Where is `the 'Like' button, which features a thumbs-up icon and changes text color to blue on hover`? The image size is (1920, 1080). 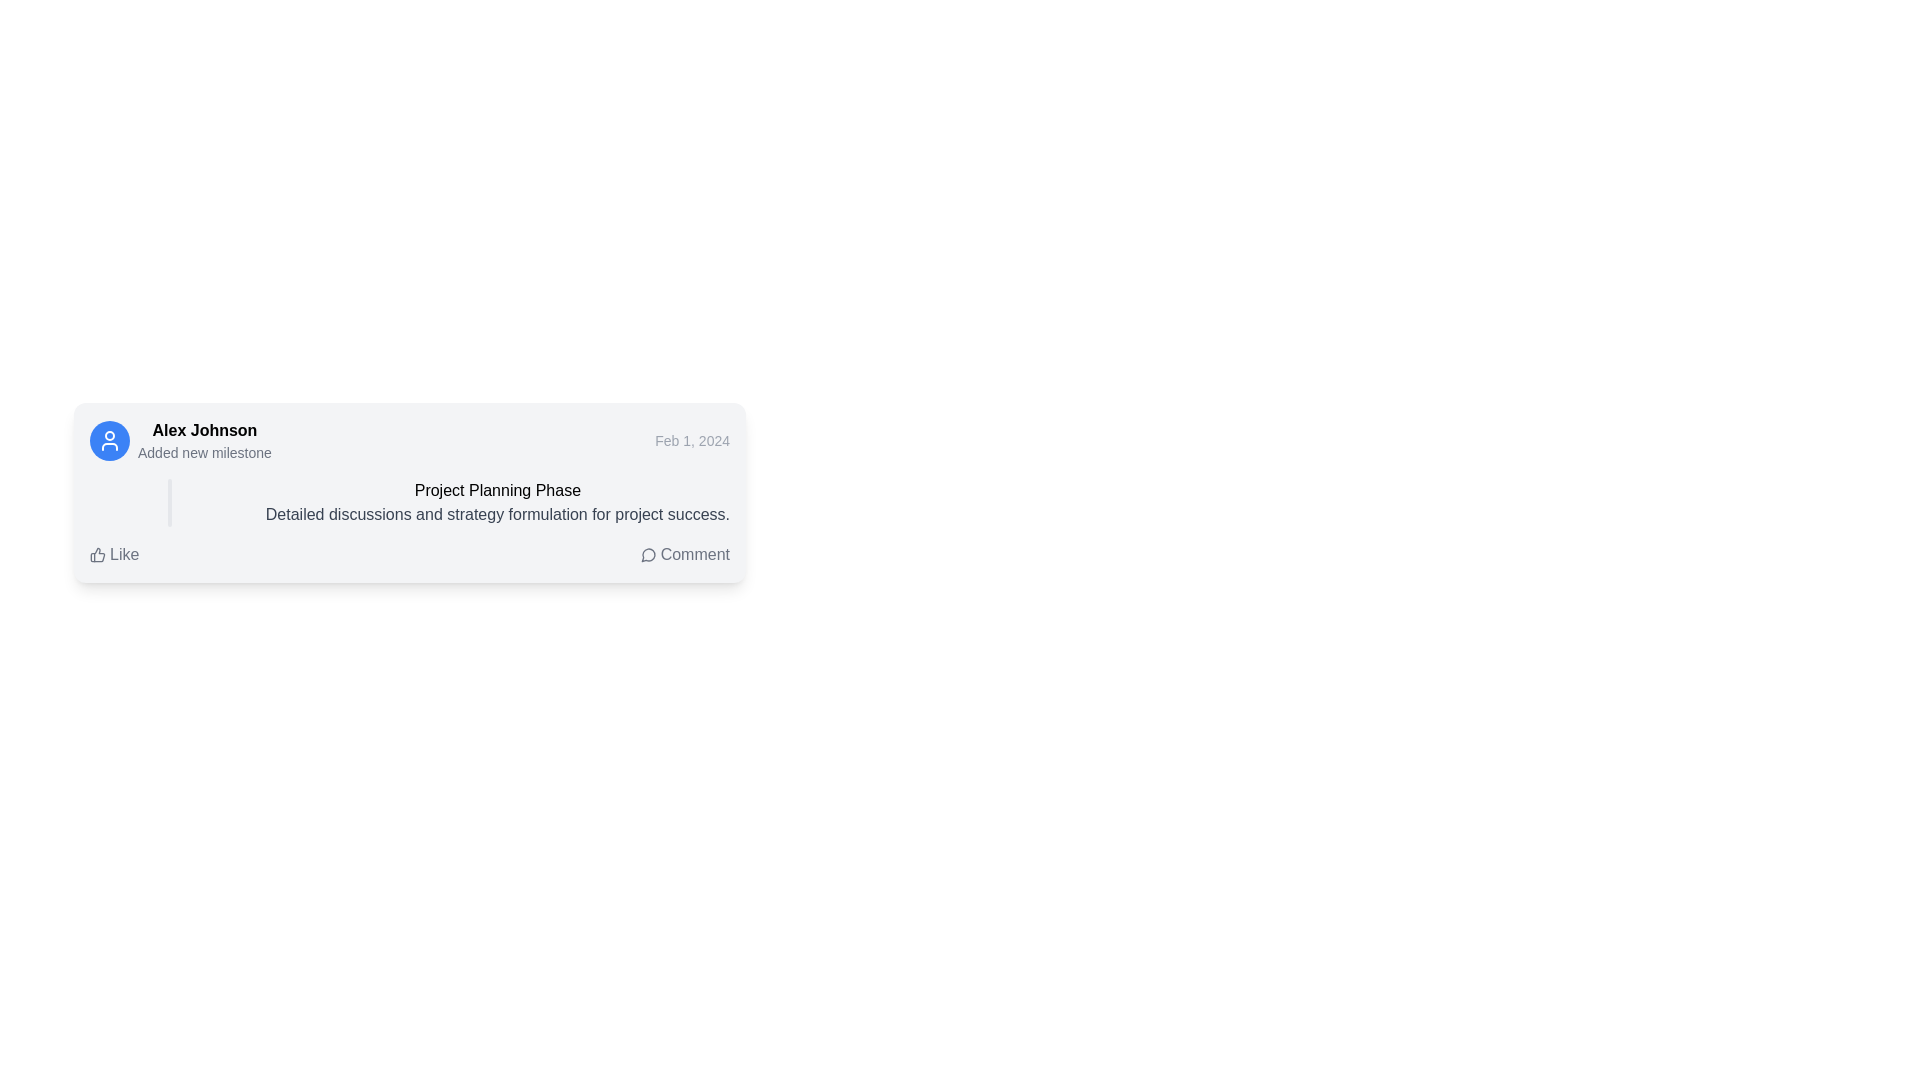 the 'Like' button, which features a thumbs-up icon and changes text color to blue on hover is located at coordinates (113, 555).